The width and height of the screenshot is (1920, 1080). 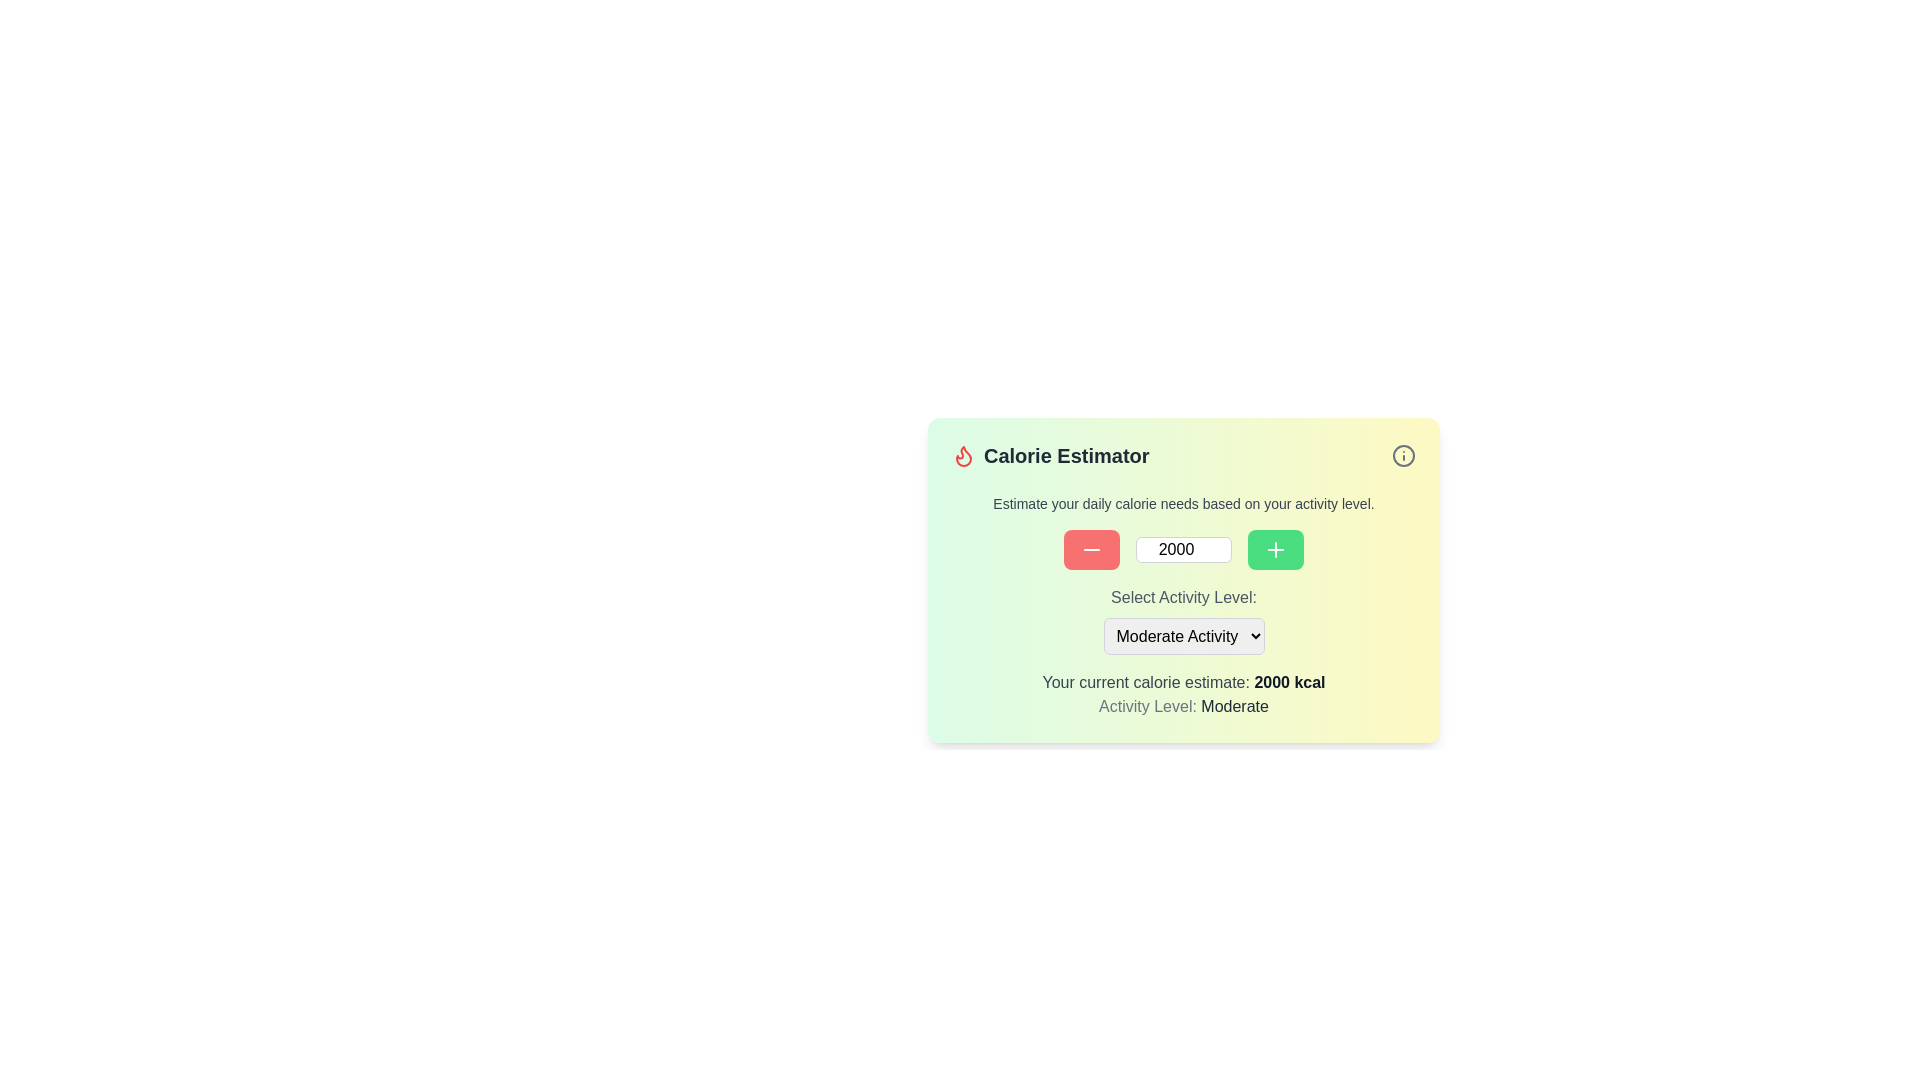 What do you see at coordinates (1184, 636) in the screenshot?
I see `the dropdown menu labeled 'Select Activity Level:'` at bounding box center [1184, 636].